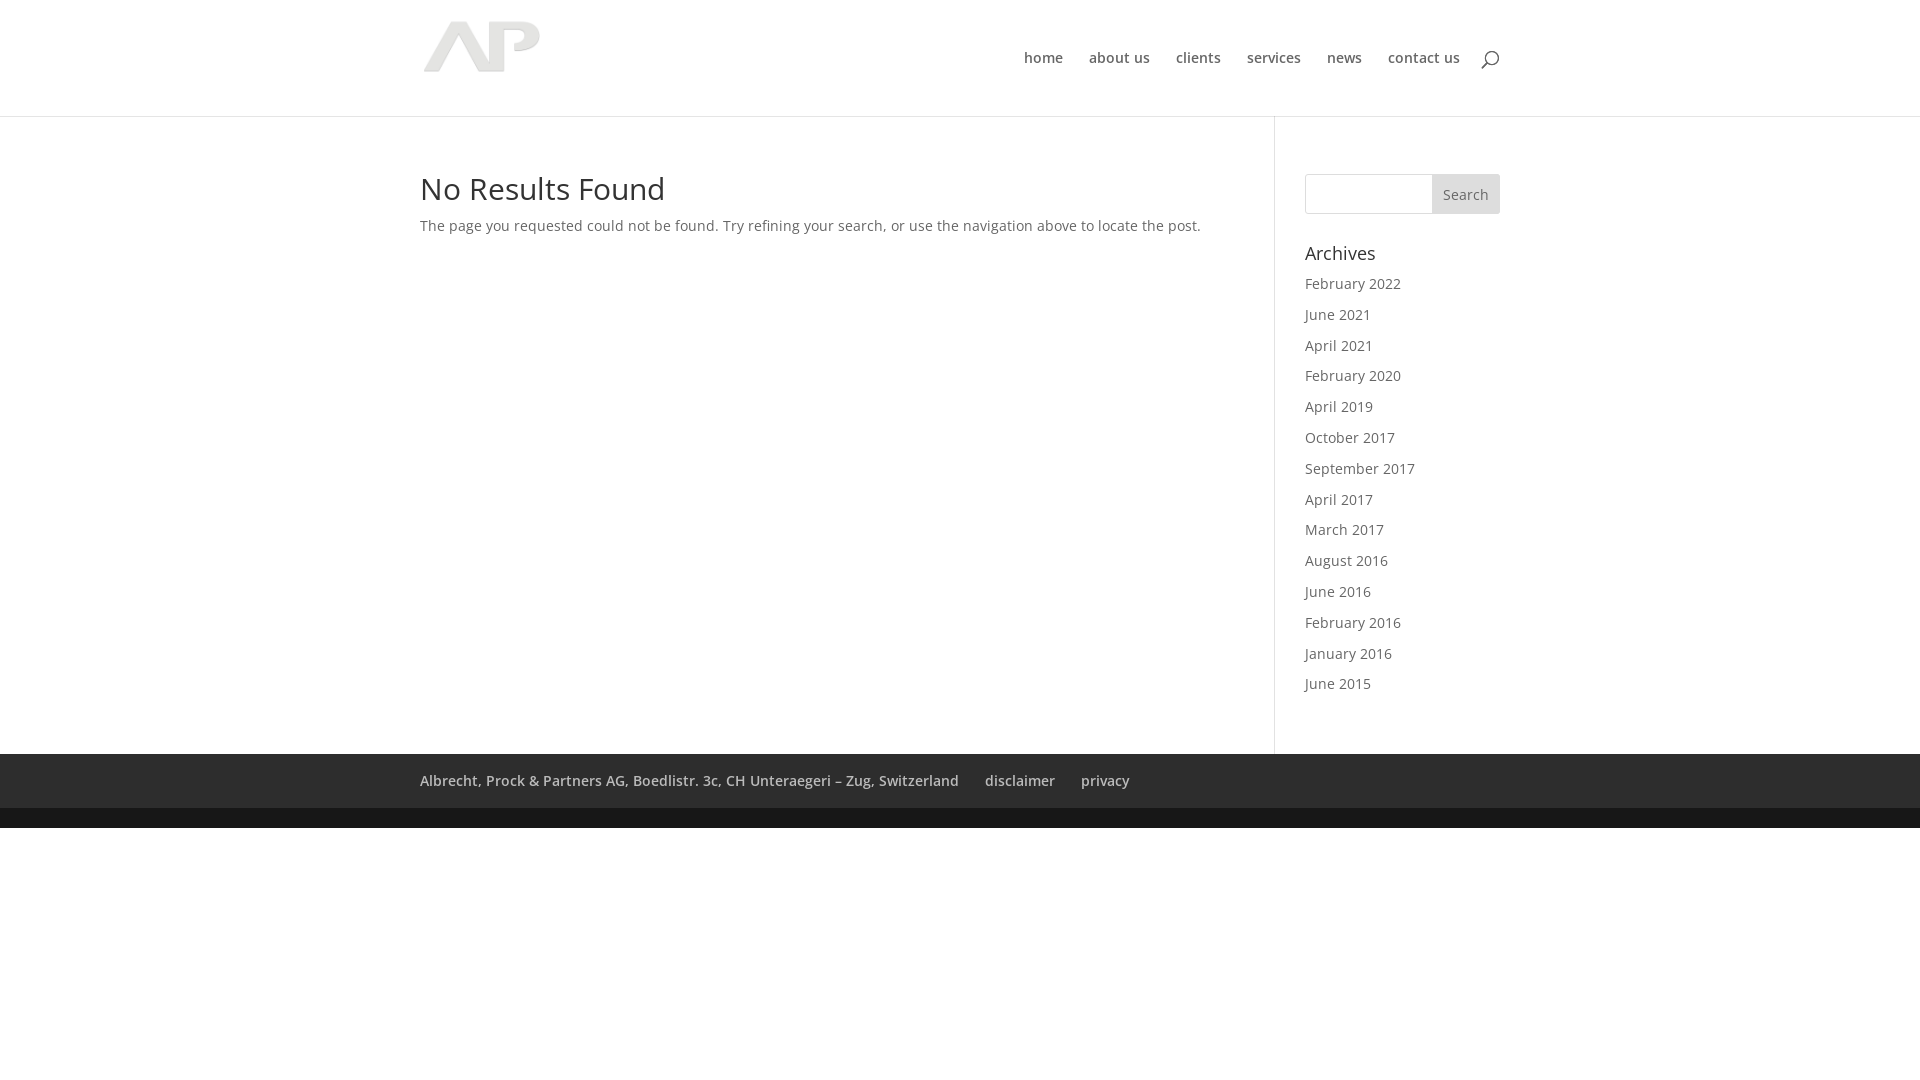 The width and height of the screenshot is (1920, 1080). I want to click on 'April 2019', so click(1339, 405).